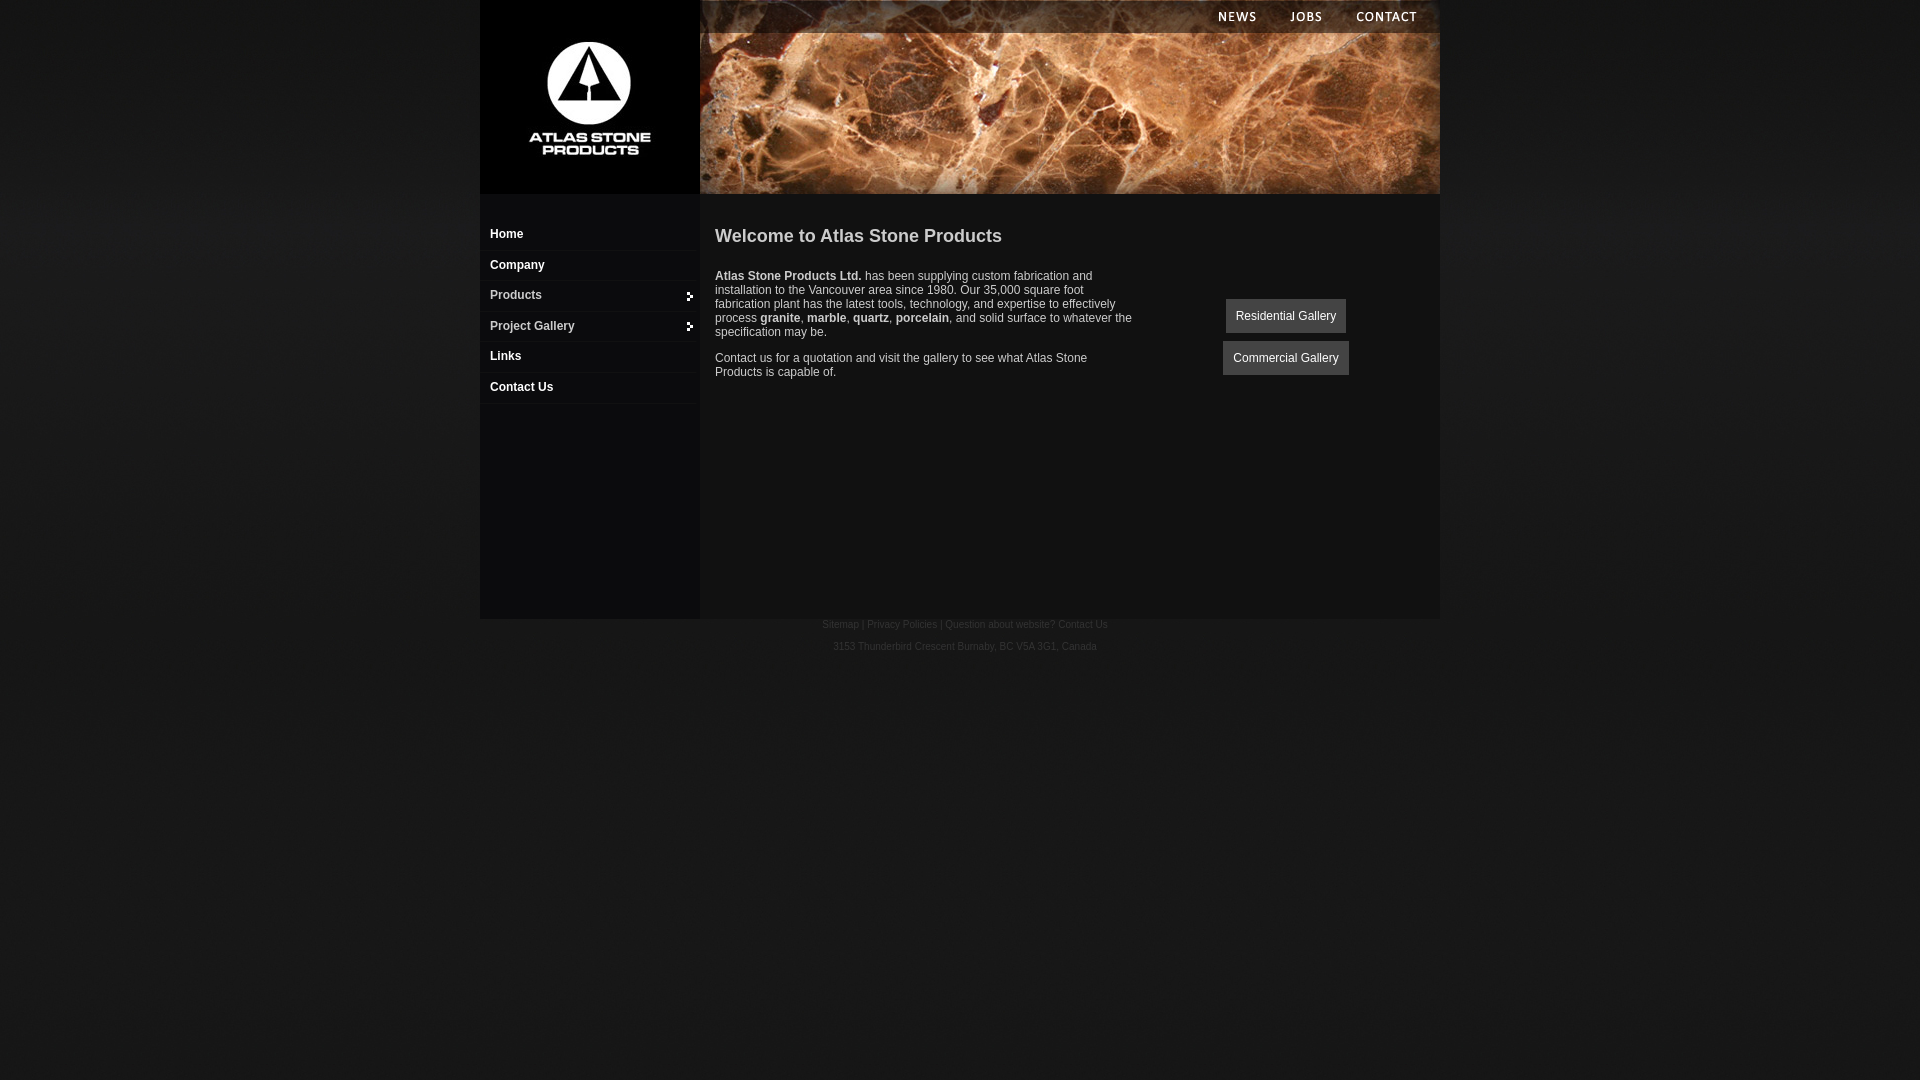  What do you see at coordinates (1285, 356) in the screenshot?
I see `'Commercial Gallery'` at bounding box center [1285, 356].